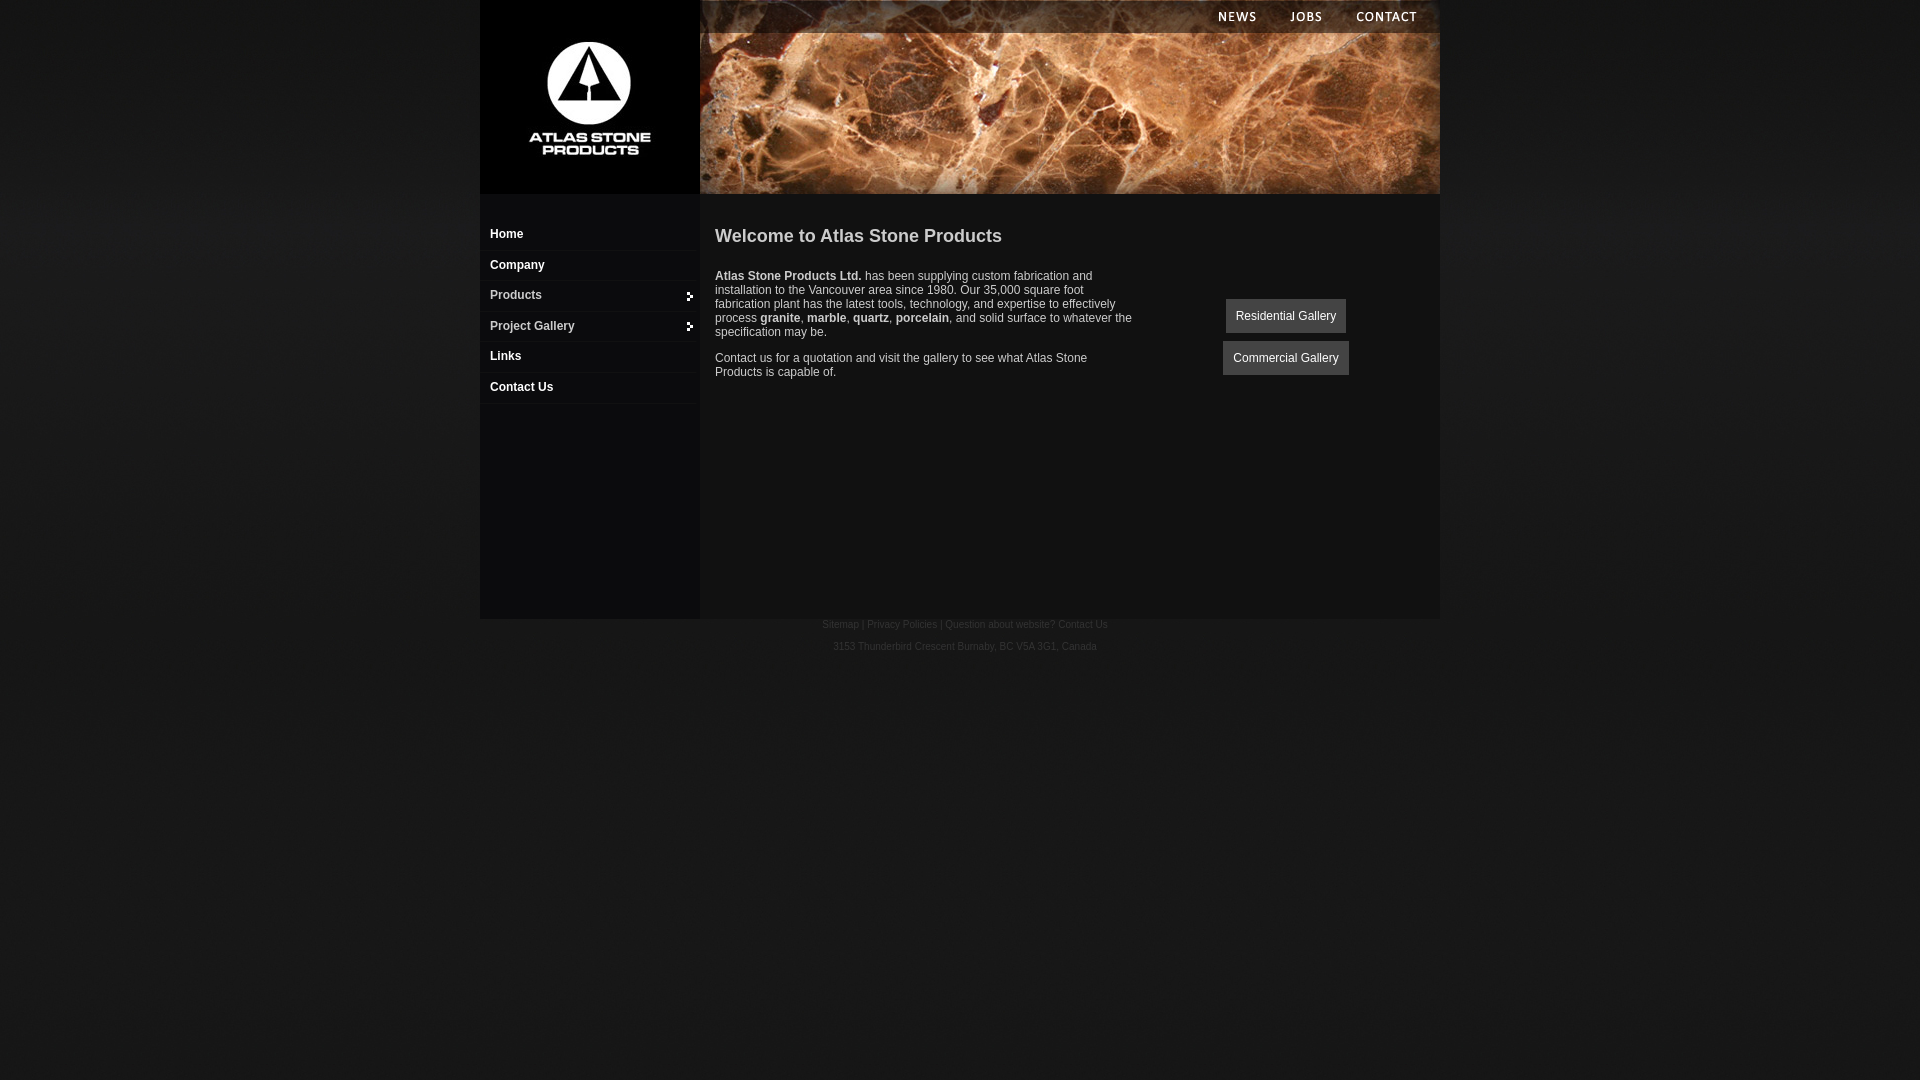  What do you see at coordinates (1285, 356) in the screenshot?
I see `'Commercial Gallery'` at bounding box center [1285, 356].